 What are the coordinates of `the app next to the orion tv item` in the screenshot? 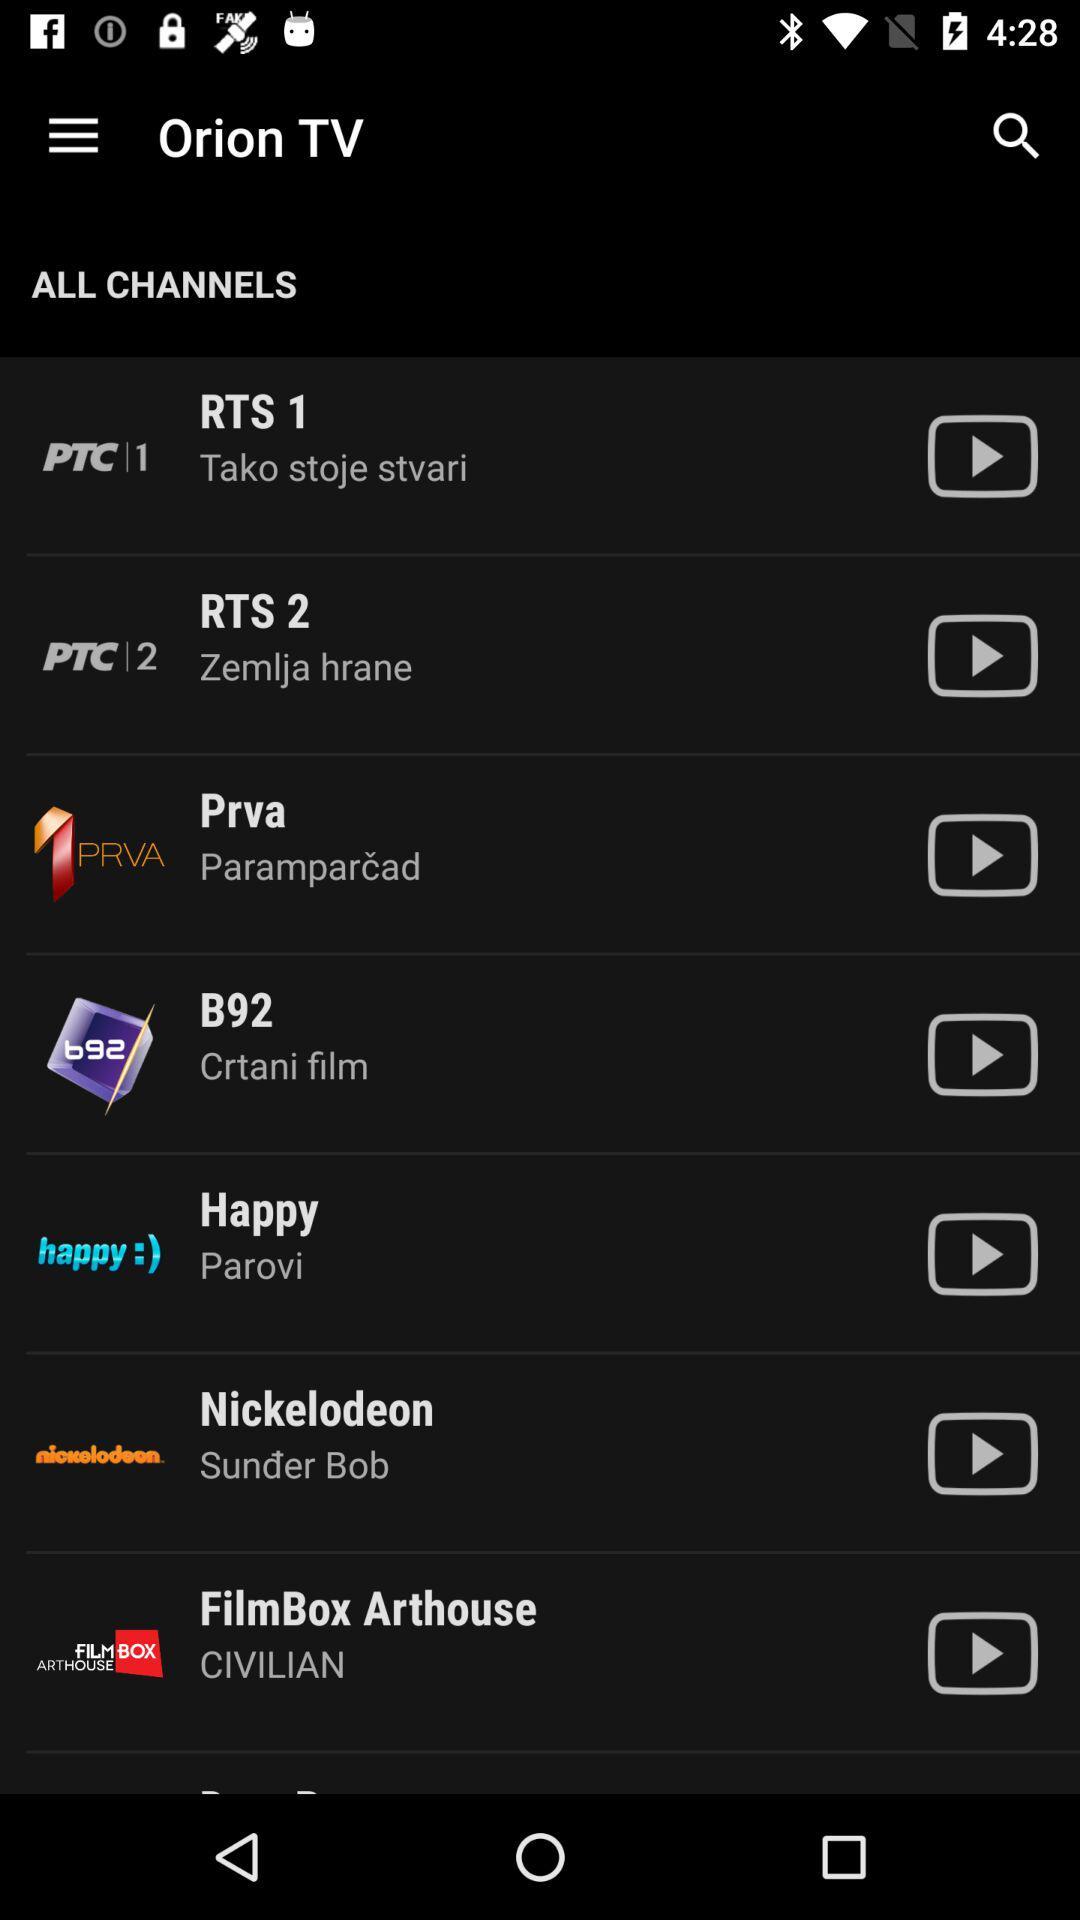 It's located at (72, 135).